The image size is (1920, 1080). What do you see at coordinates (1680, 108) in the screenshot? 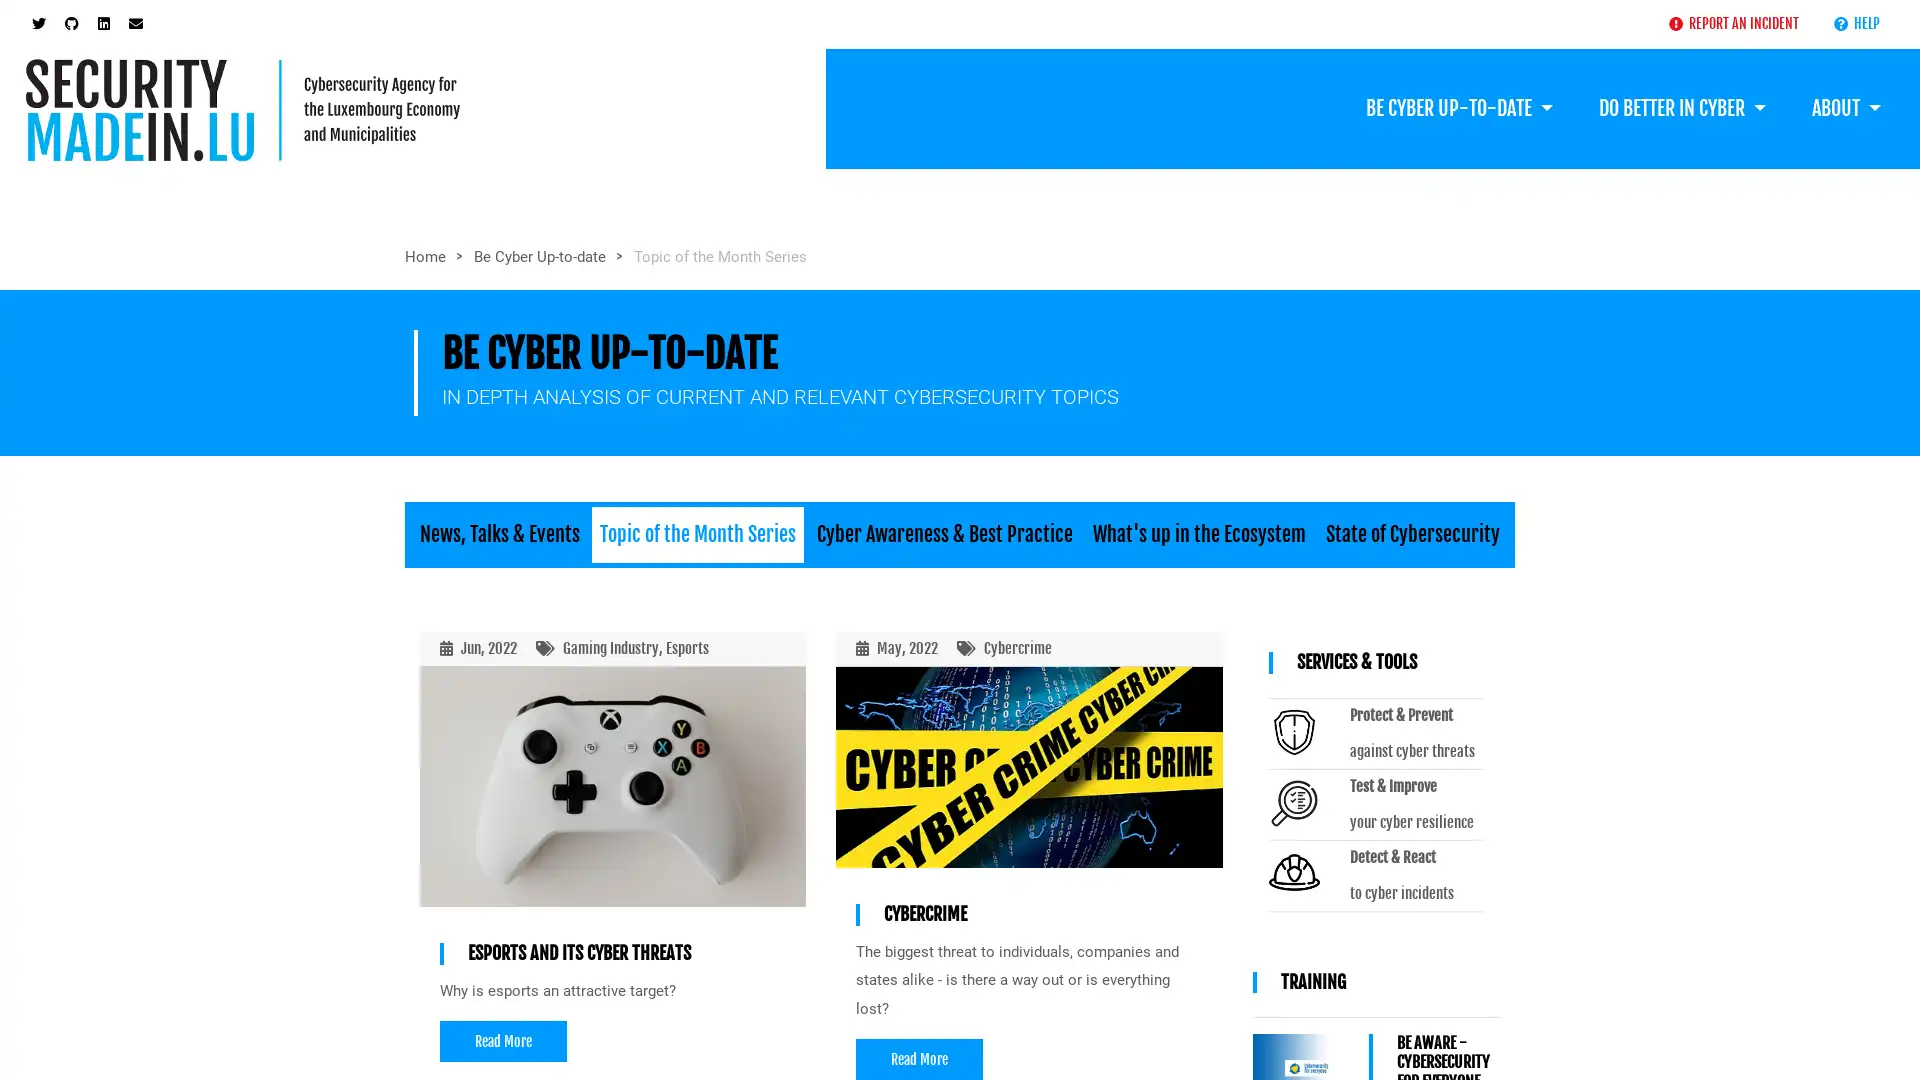
I see `DO BETTER IN CYBER` at bounding box center [1680, 108].